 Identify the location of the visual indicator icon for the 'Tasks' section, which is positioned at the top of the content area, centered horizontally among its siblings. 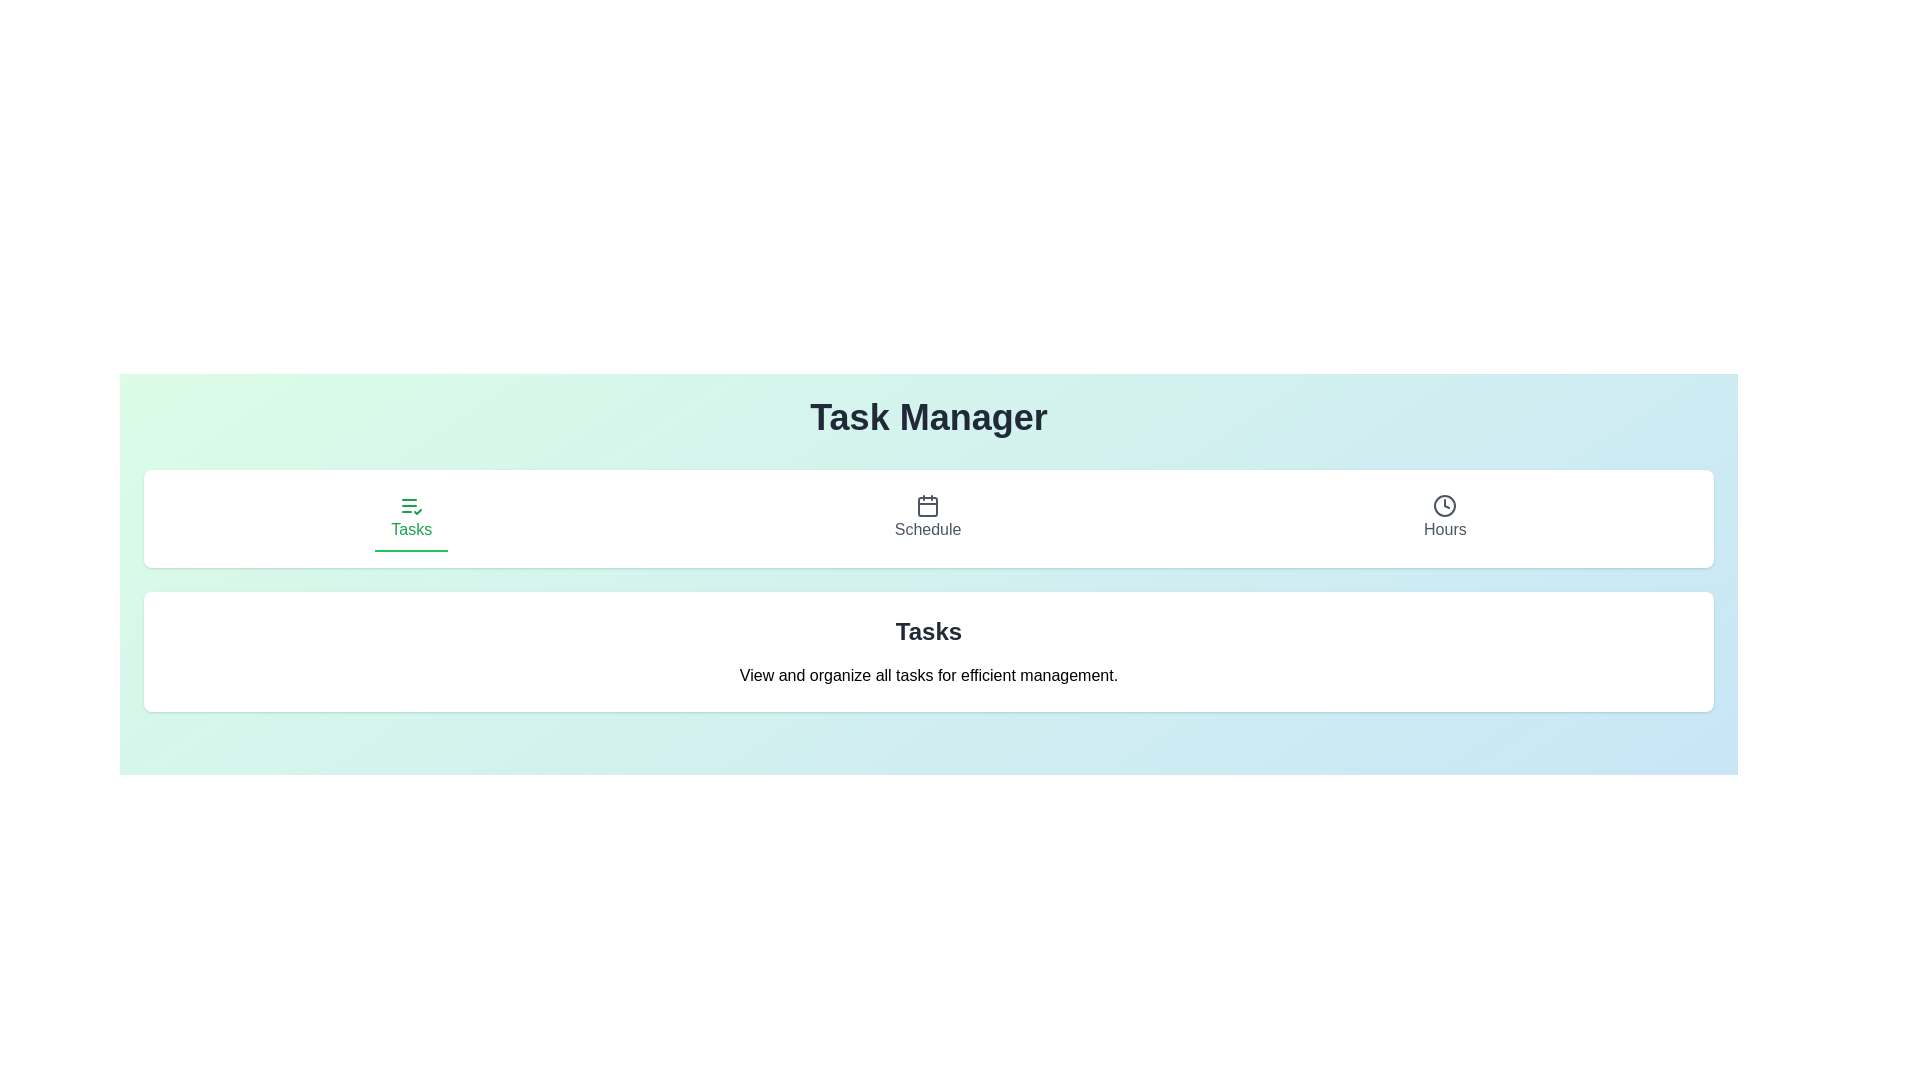
(410, 504).